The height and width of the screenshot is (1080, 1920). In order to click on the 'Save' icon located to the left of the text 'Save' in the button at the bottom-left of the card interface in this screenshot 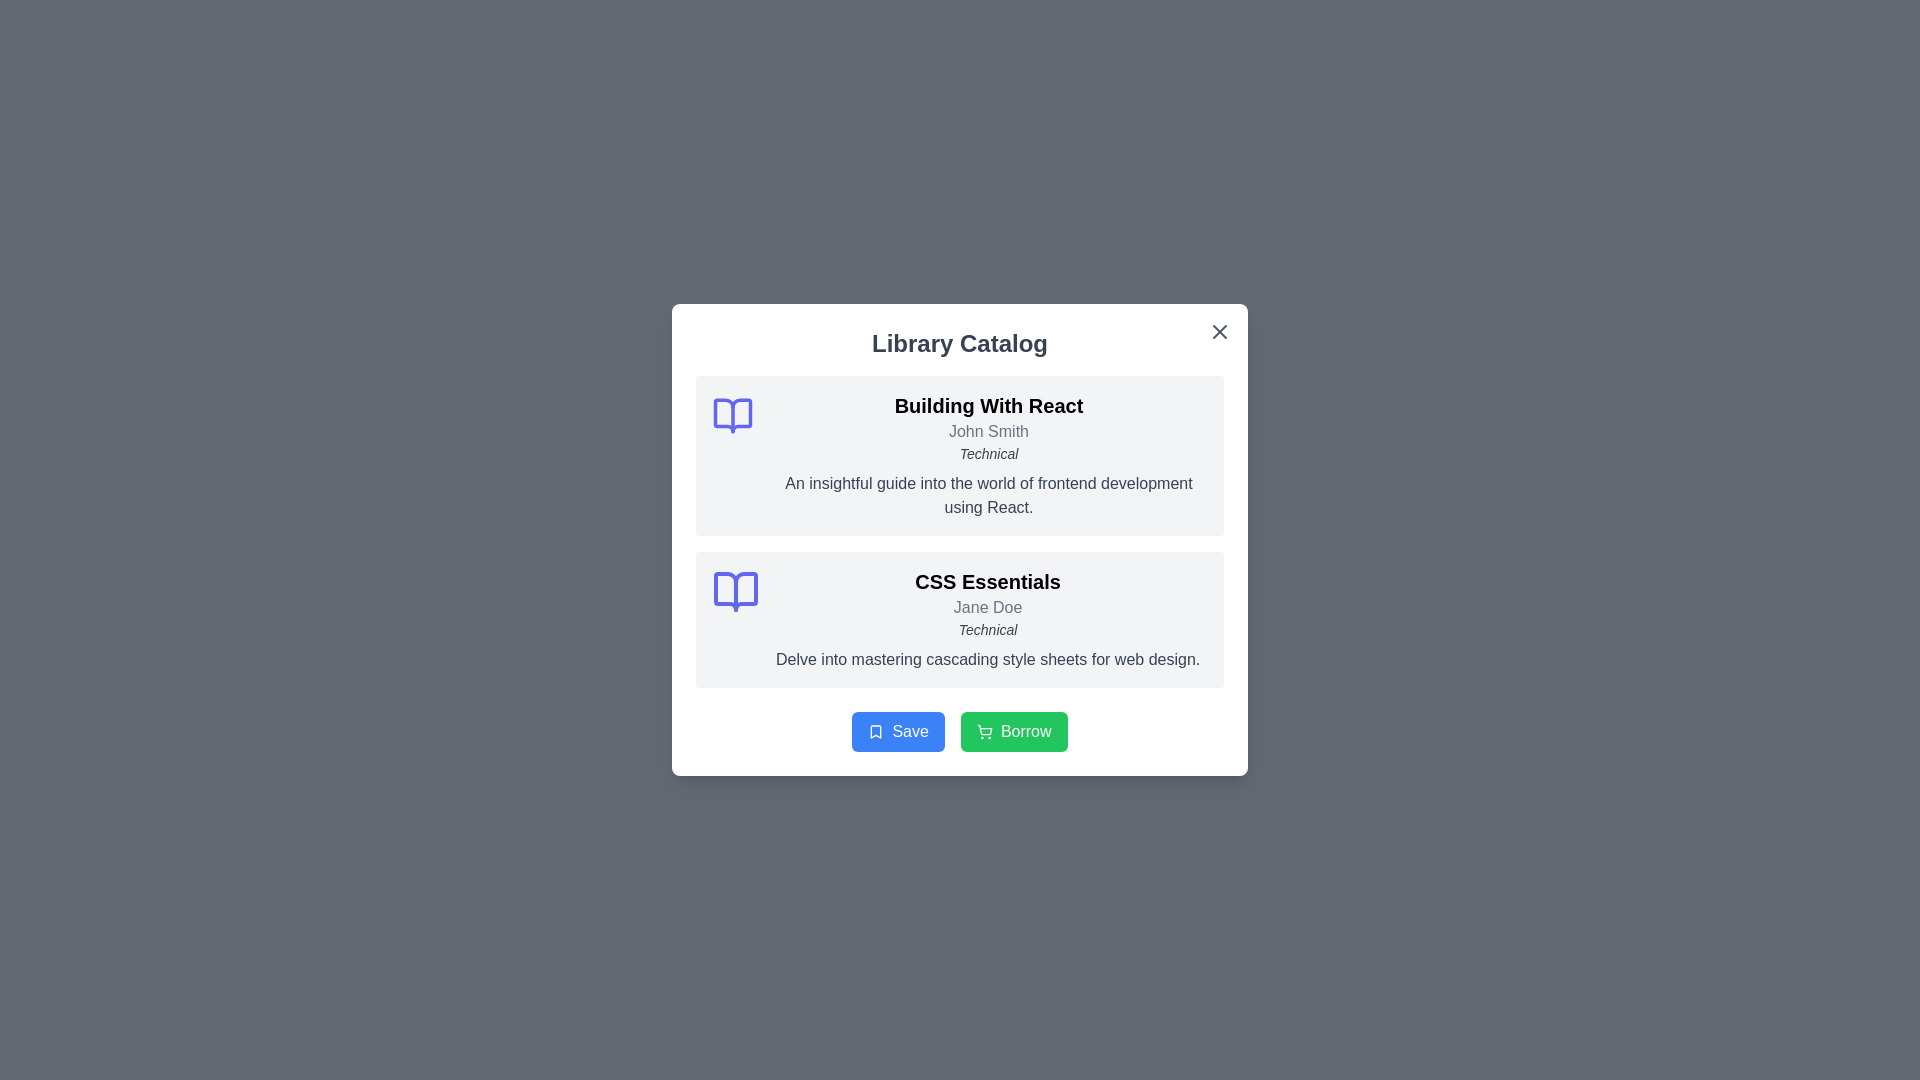, I will do `click(876, 732)`.